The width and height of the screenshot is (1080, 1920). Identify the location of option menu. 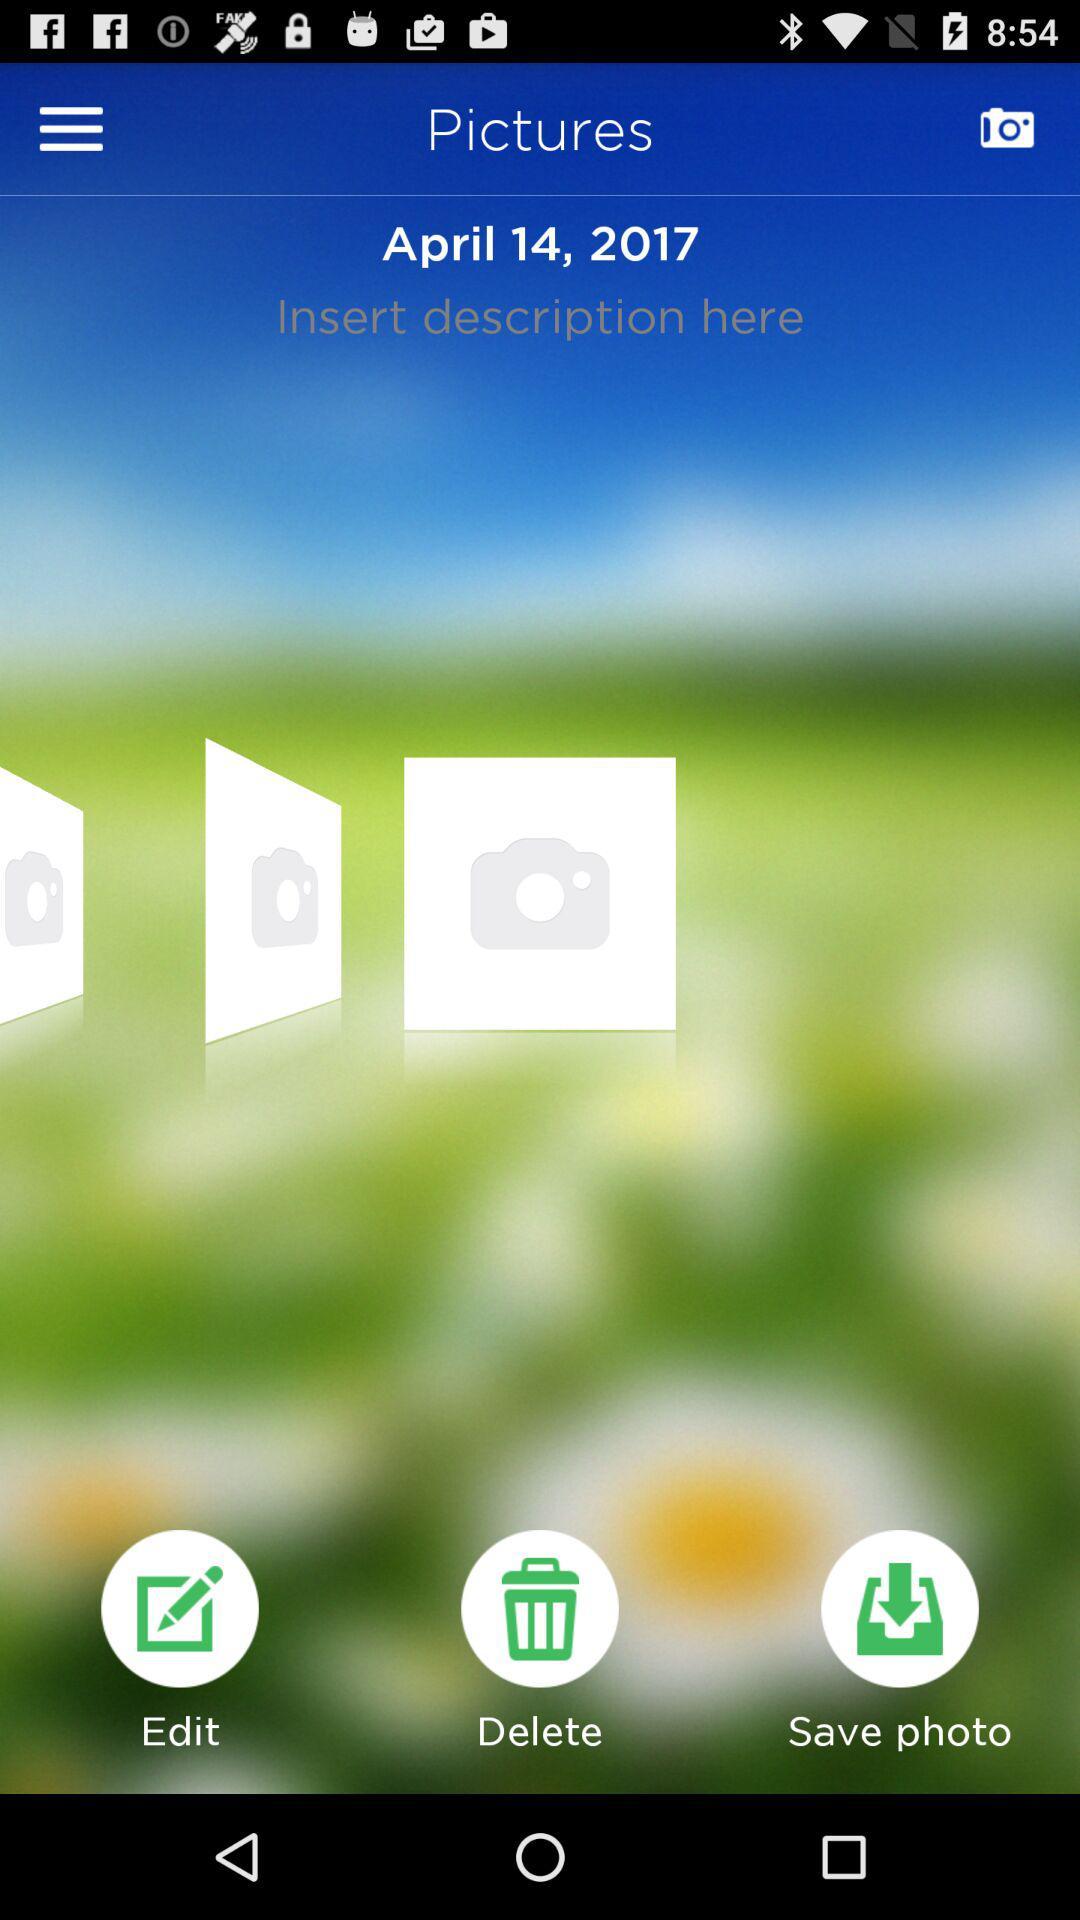
(70, 128).